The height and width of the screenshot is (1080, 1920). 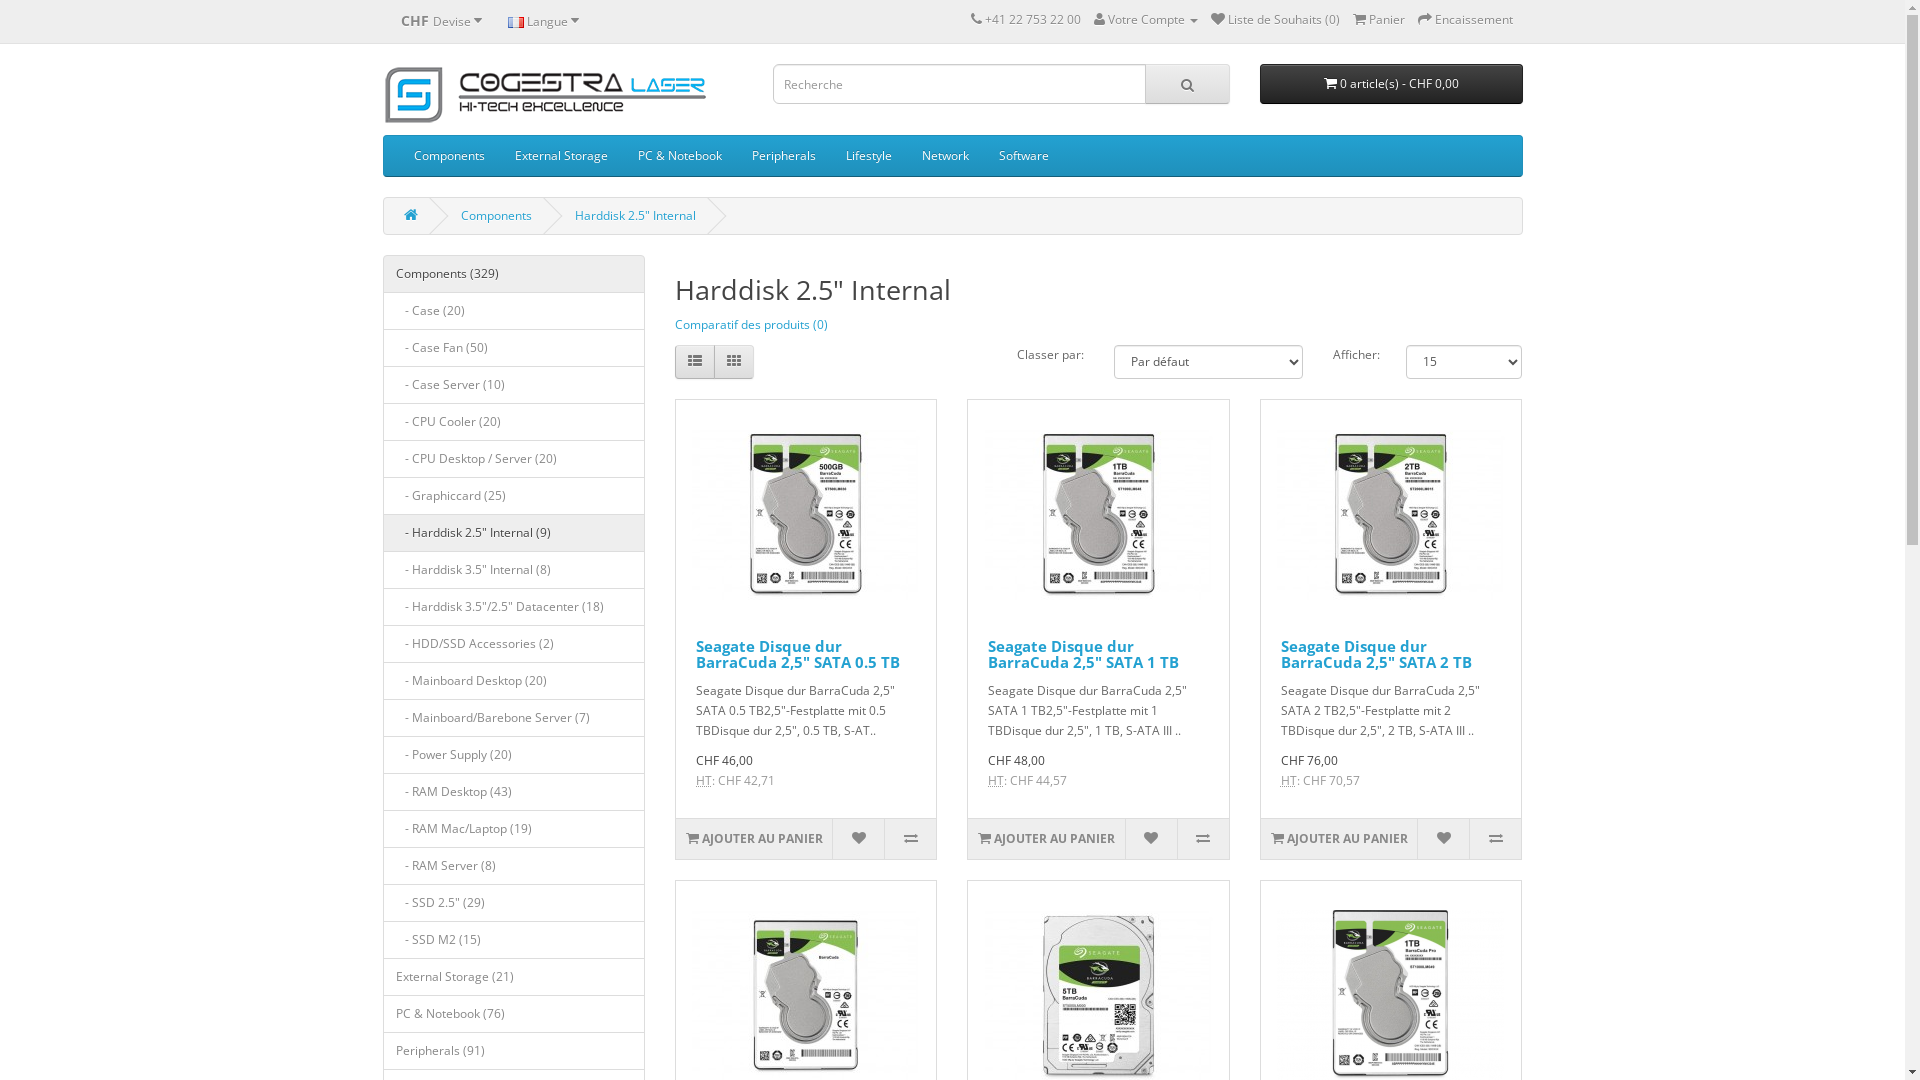 I want to click on 'Comparatif des produits (0)', so click(x=750, y=323).